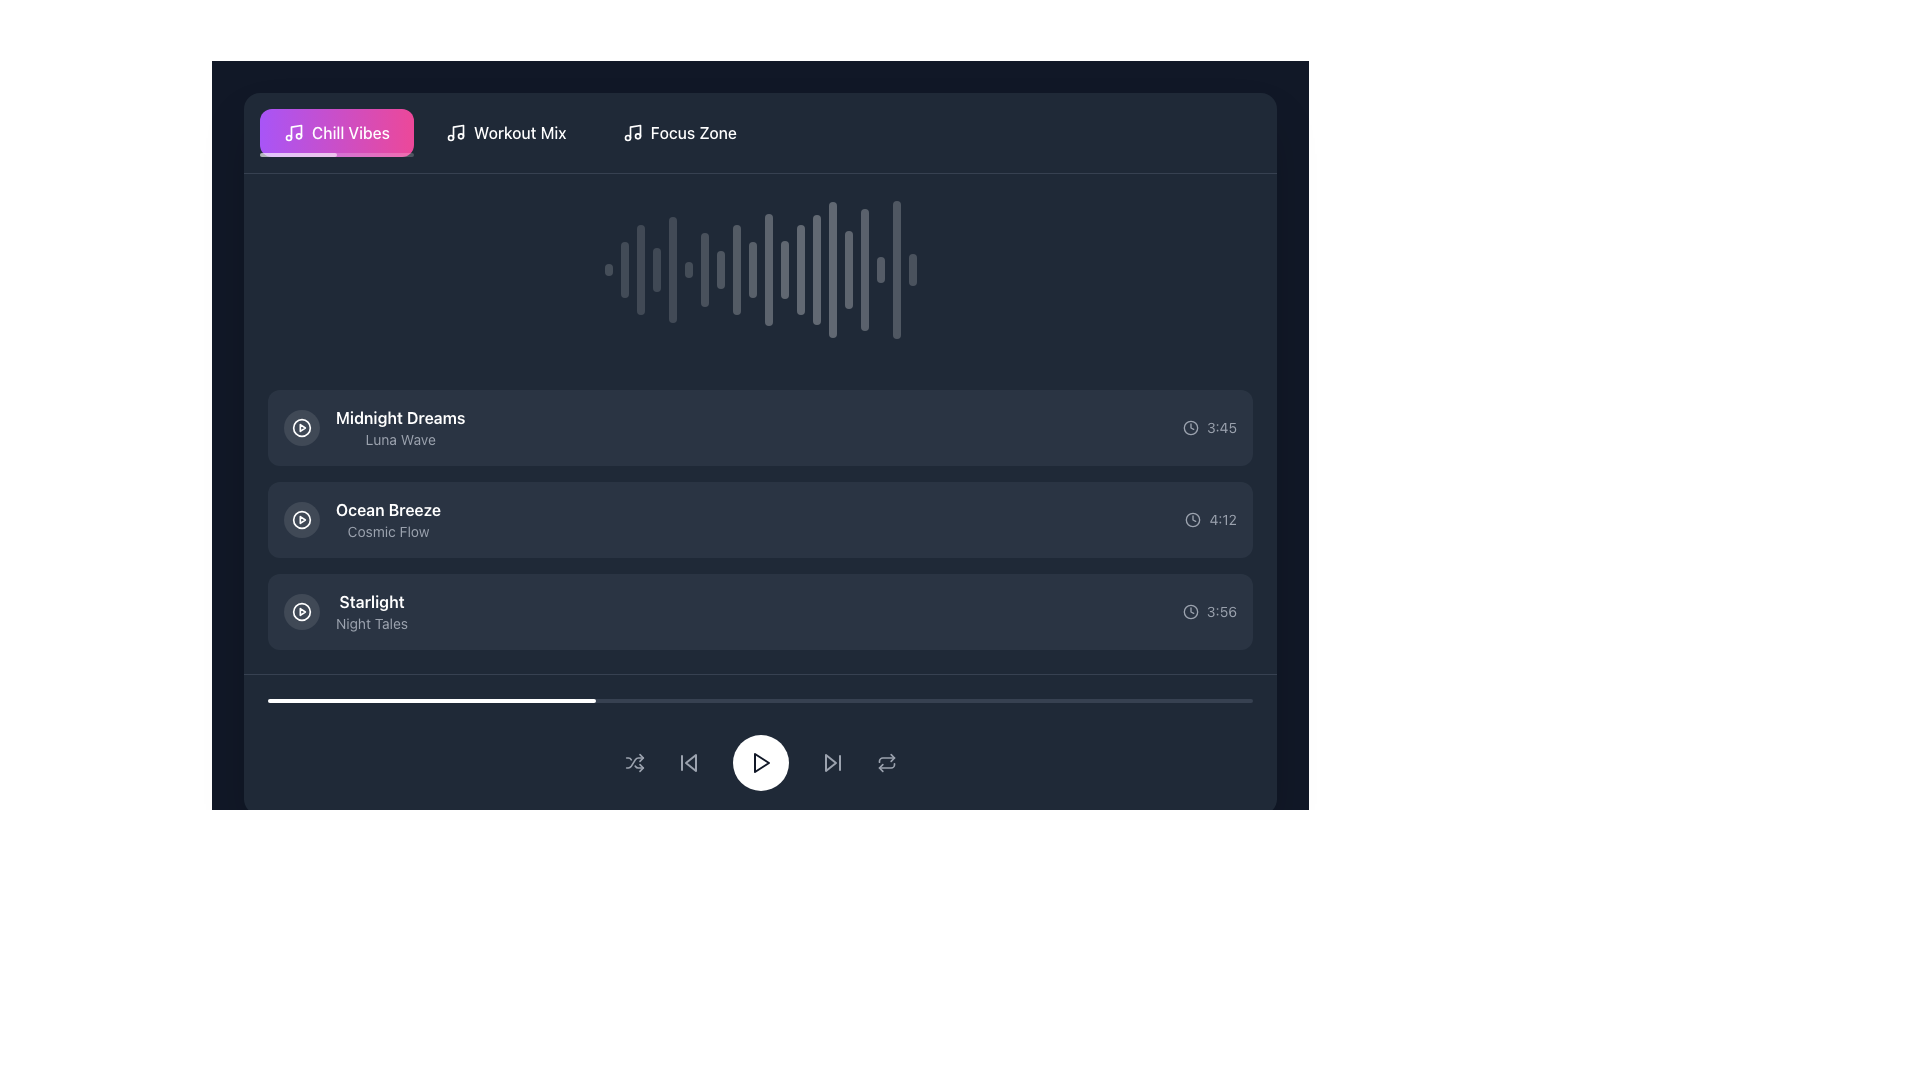 The width and height of the screenshot is (1920, 1080). Describe the element at coordinates (345, 611) in the screenshot. I see `text content of the text block displaying the title and artist of the third track in the playlist, located between 'Ocean Breeze' and the playback controls` at that location.